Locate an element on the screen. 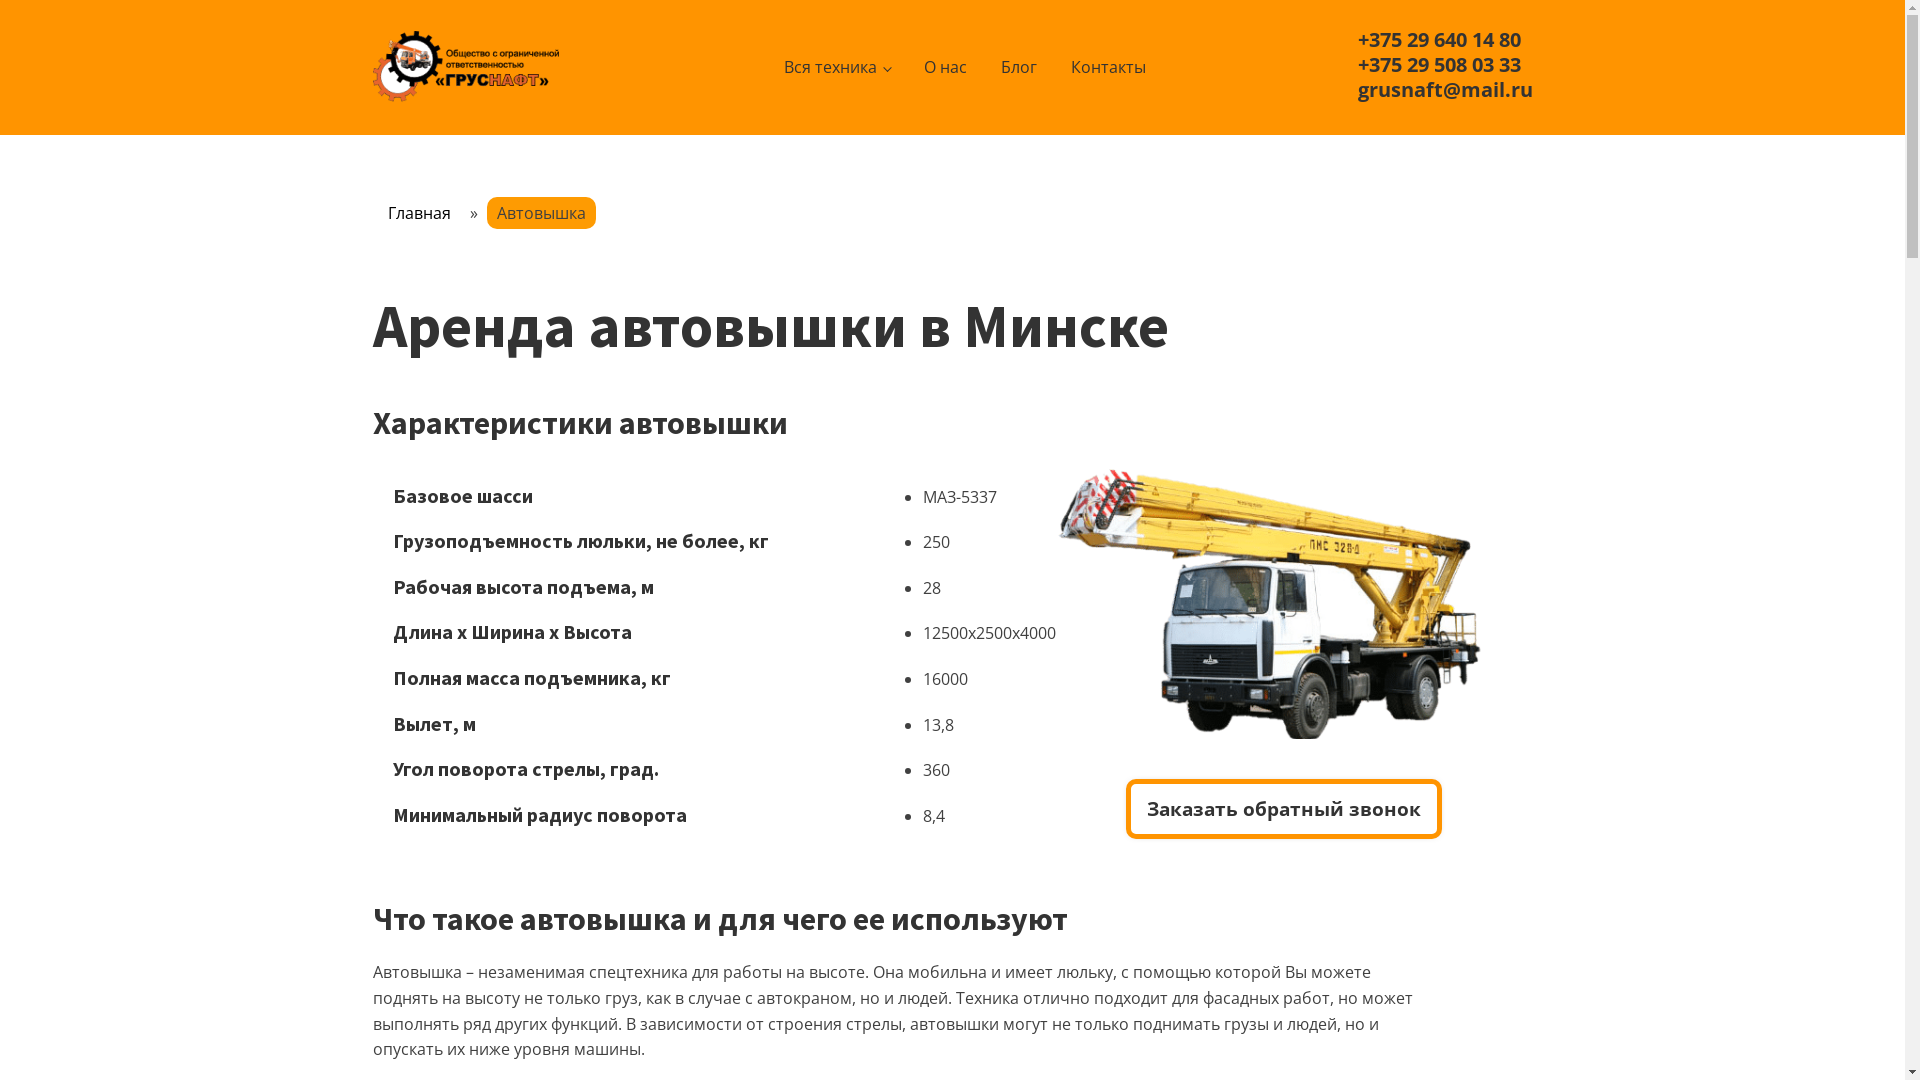 Image resolution: width=1920 pixels, height=1080 pixels. 'grusnaft@mail.ru' is located at coordinates (1358, 88).